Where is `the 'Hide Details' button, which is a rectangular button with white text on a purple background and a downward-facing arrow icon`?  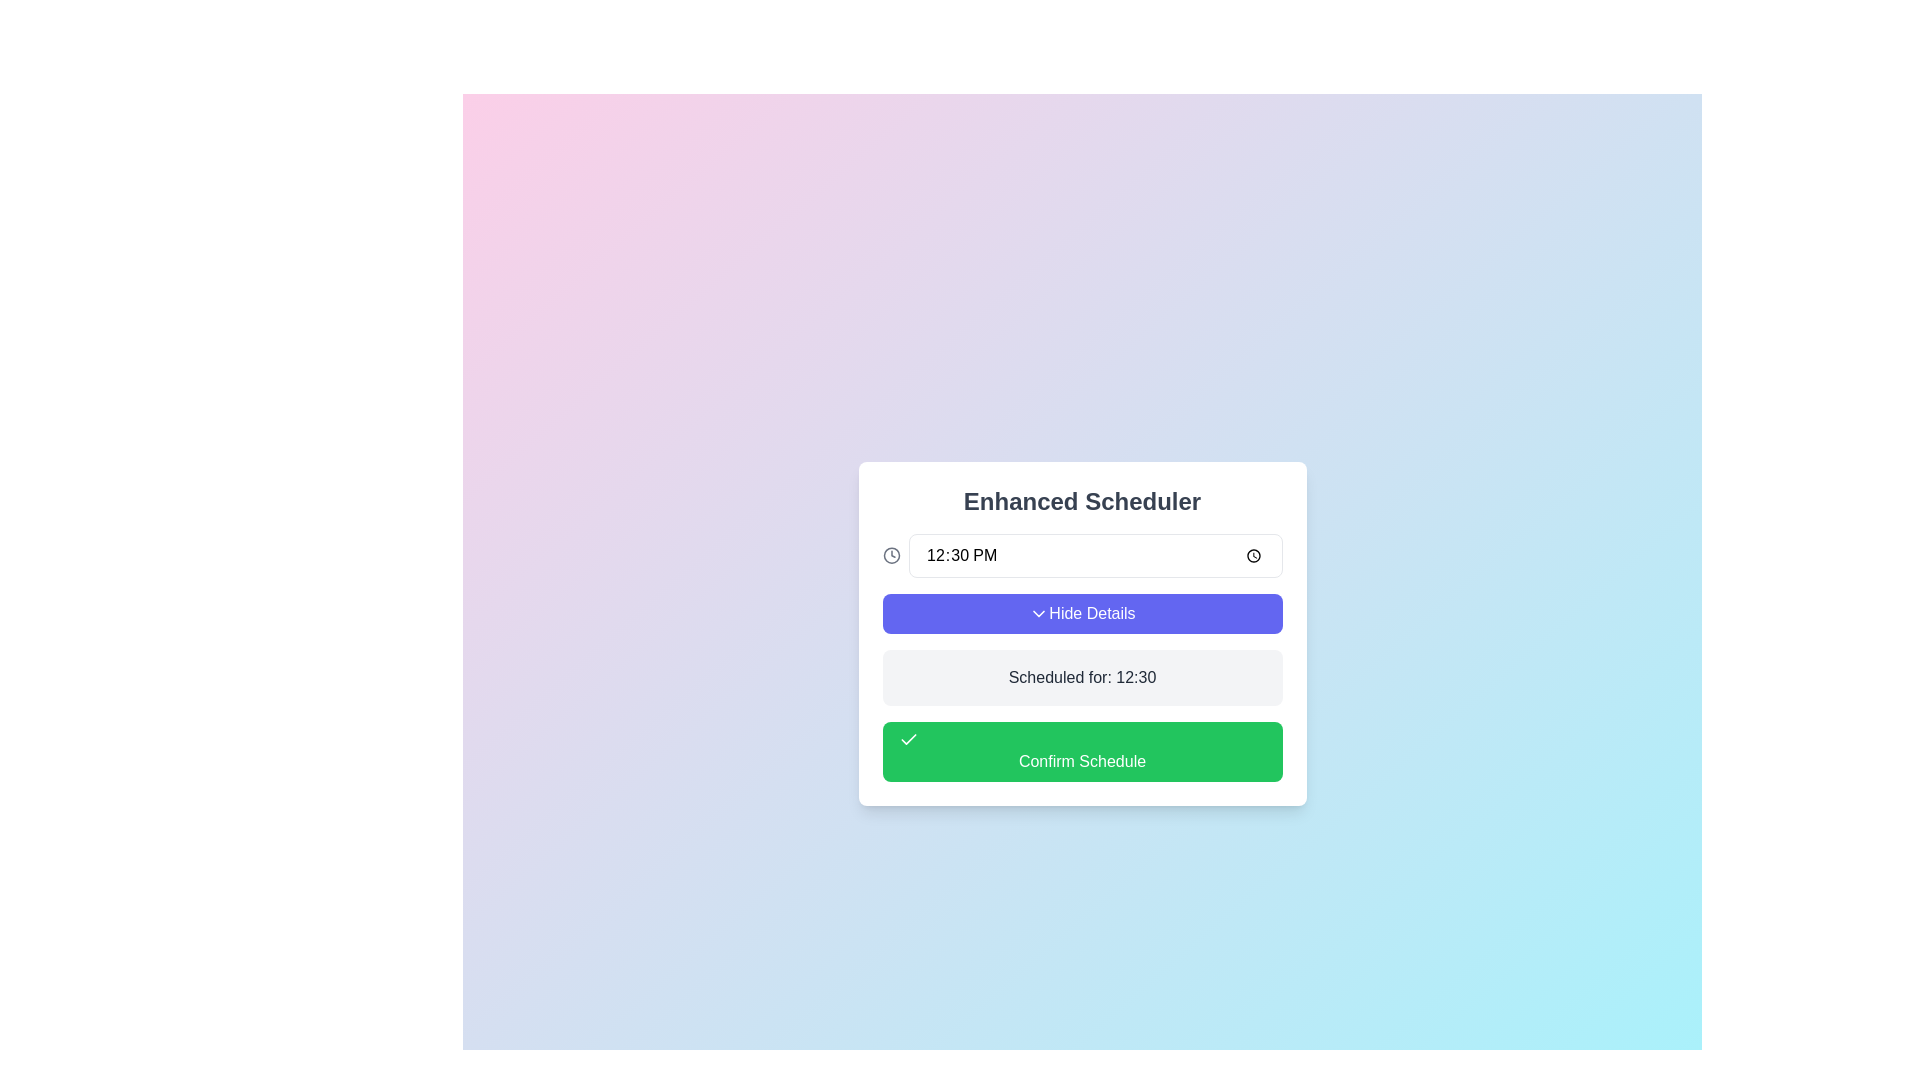
the 'Hide Details' button, which is a rectangular button with white text on a purple background and a downward-facing arrow icon is located at coordinates (1081, 612).